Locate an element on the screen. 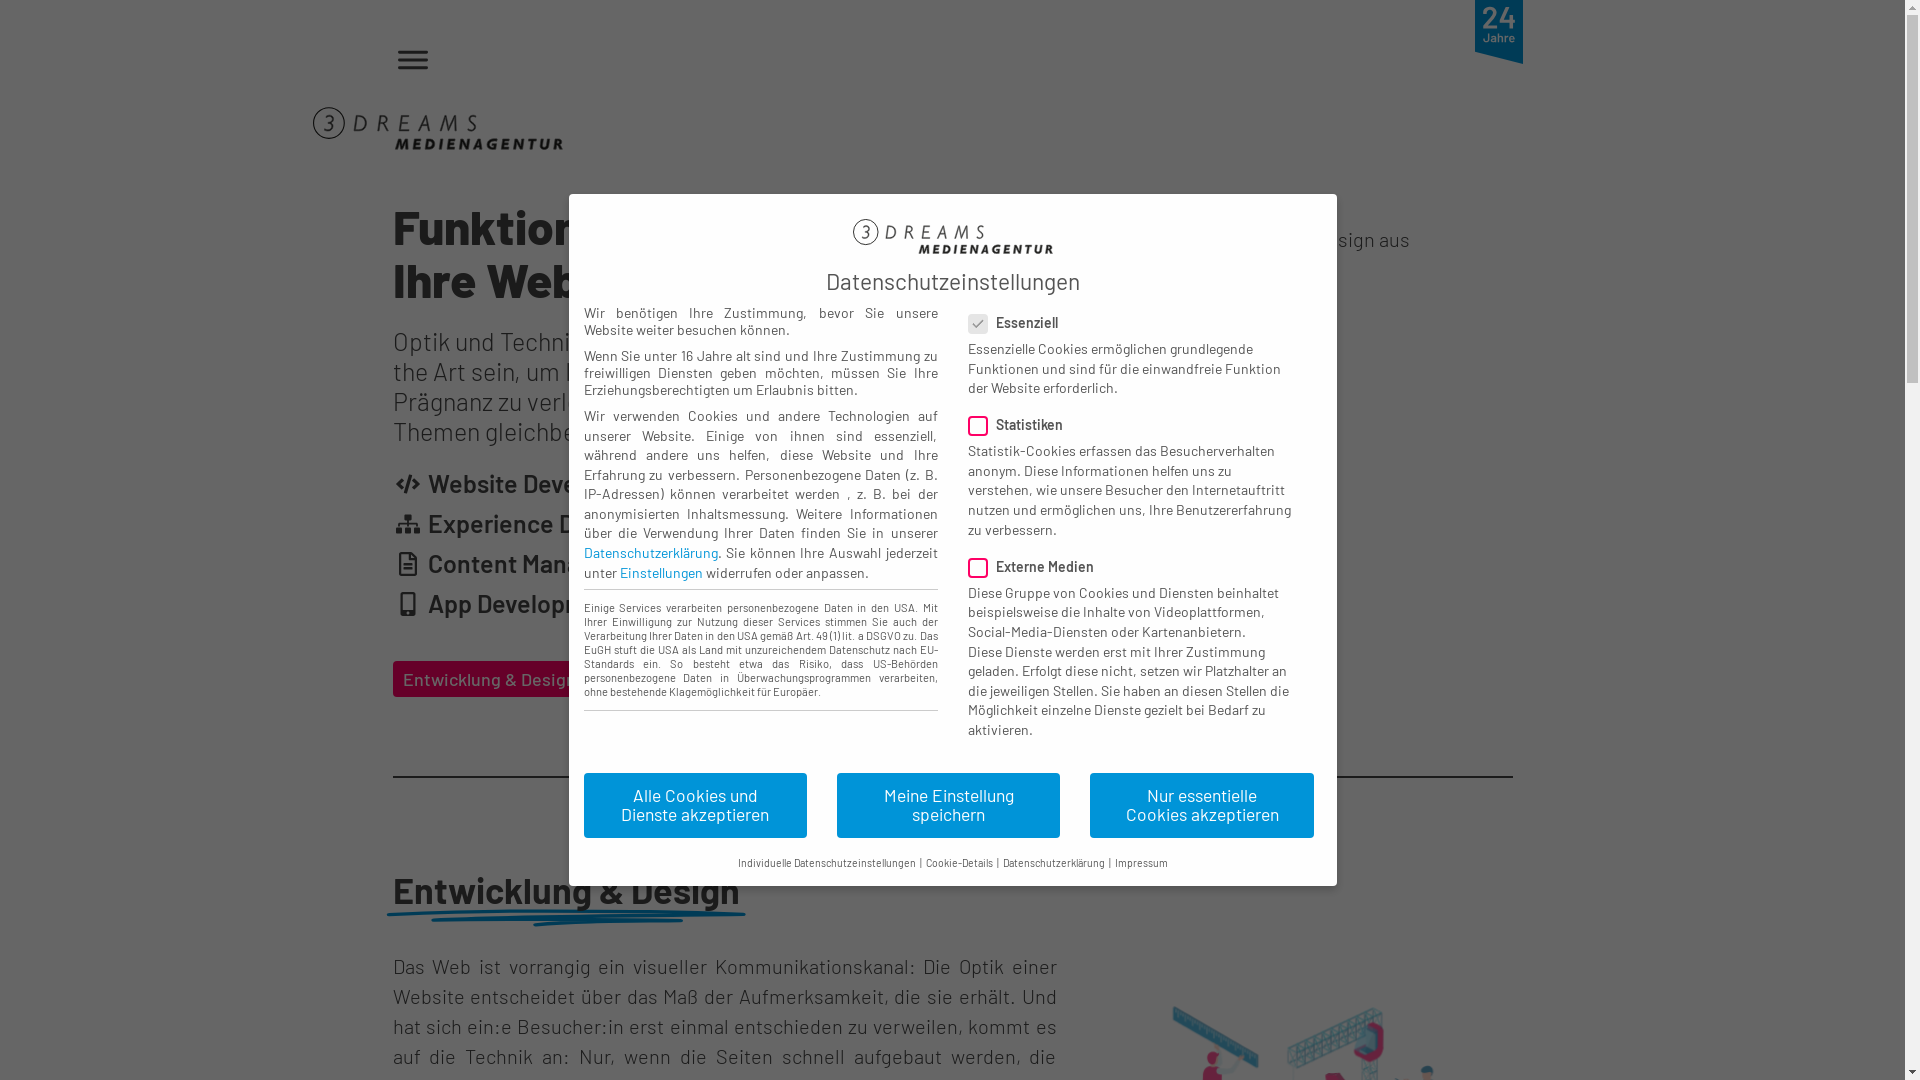 The width and height of the screenshot is (1920, 1080). 'Individuelle Datenschutzeinstellungen' is located at coordinates (826, 861).